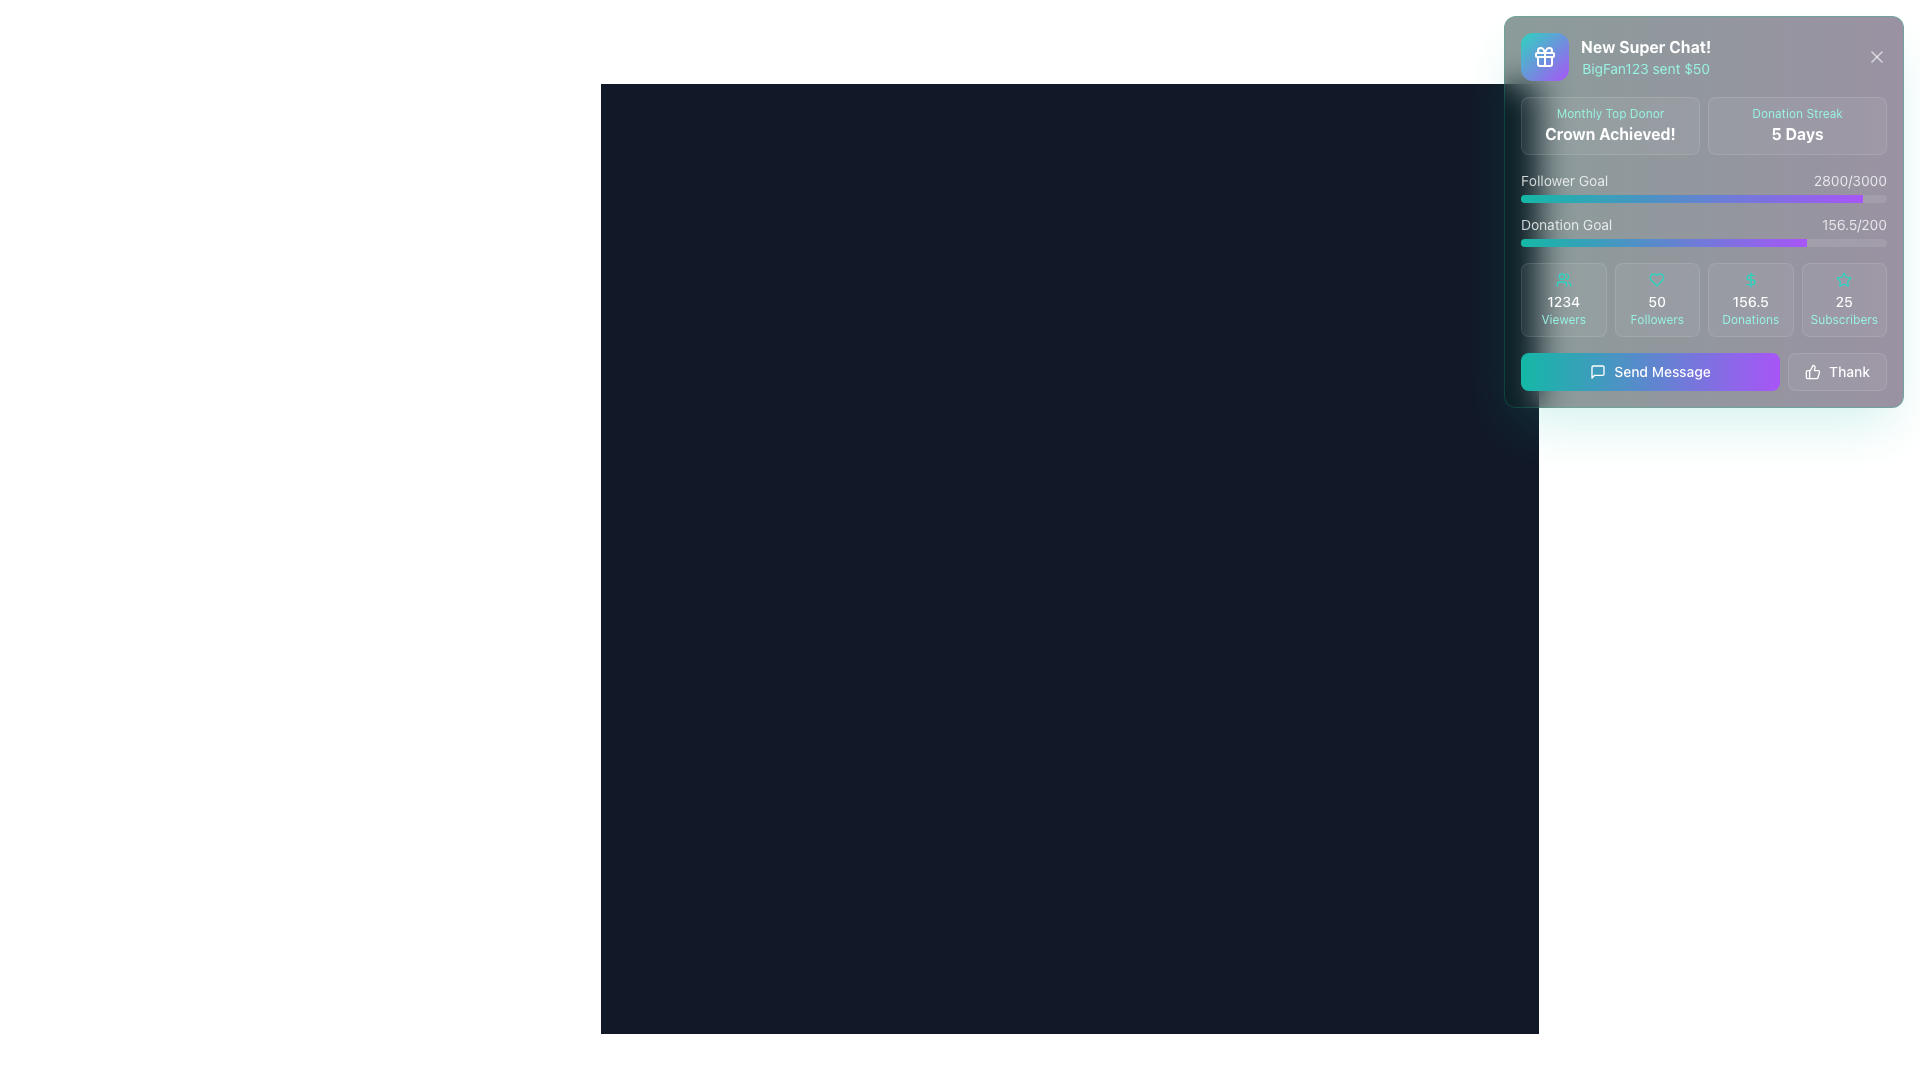 The image size is (1920, 1080). Describe the element at coordinates (1703, 186) in the screenshot. I see `the Progress indicator labeled 'Follower Goal' which displays '2800/3000' and features a gradient progress bar` at that location.